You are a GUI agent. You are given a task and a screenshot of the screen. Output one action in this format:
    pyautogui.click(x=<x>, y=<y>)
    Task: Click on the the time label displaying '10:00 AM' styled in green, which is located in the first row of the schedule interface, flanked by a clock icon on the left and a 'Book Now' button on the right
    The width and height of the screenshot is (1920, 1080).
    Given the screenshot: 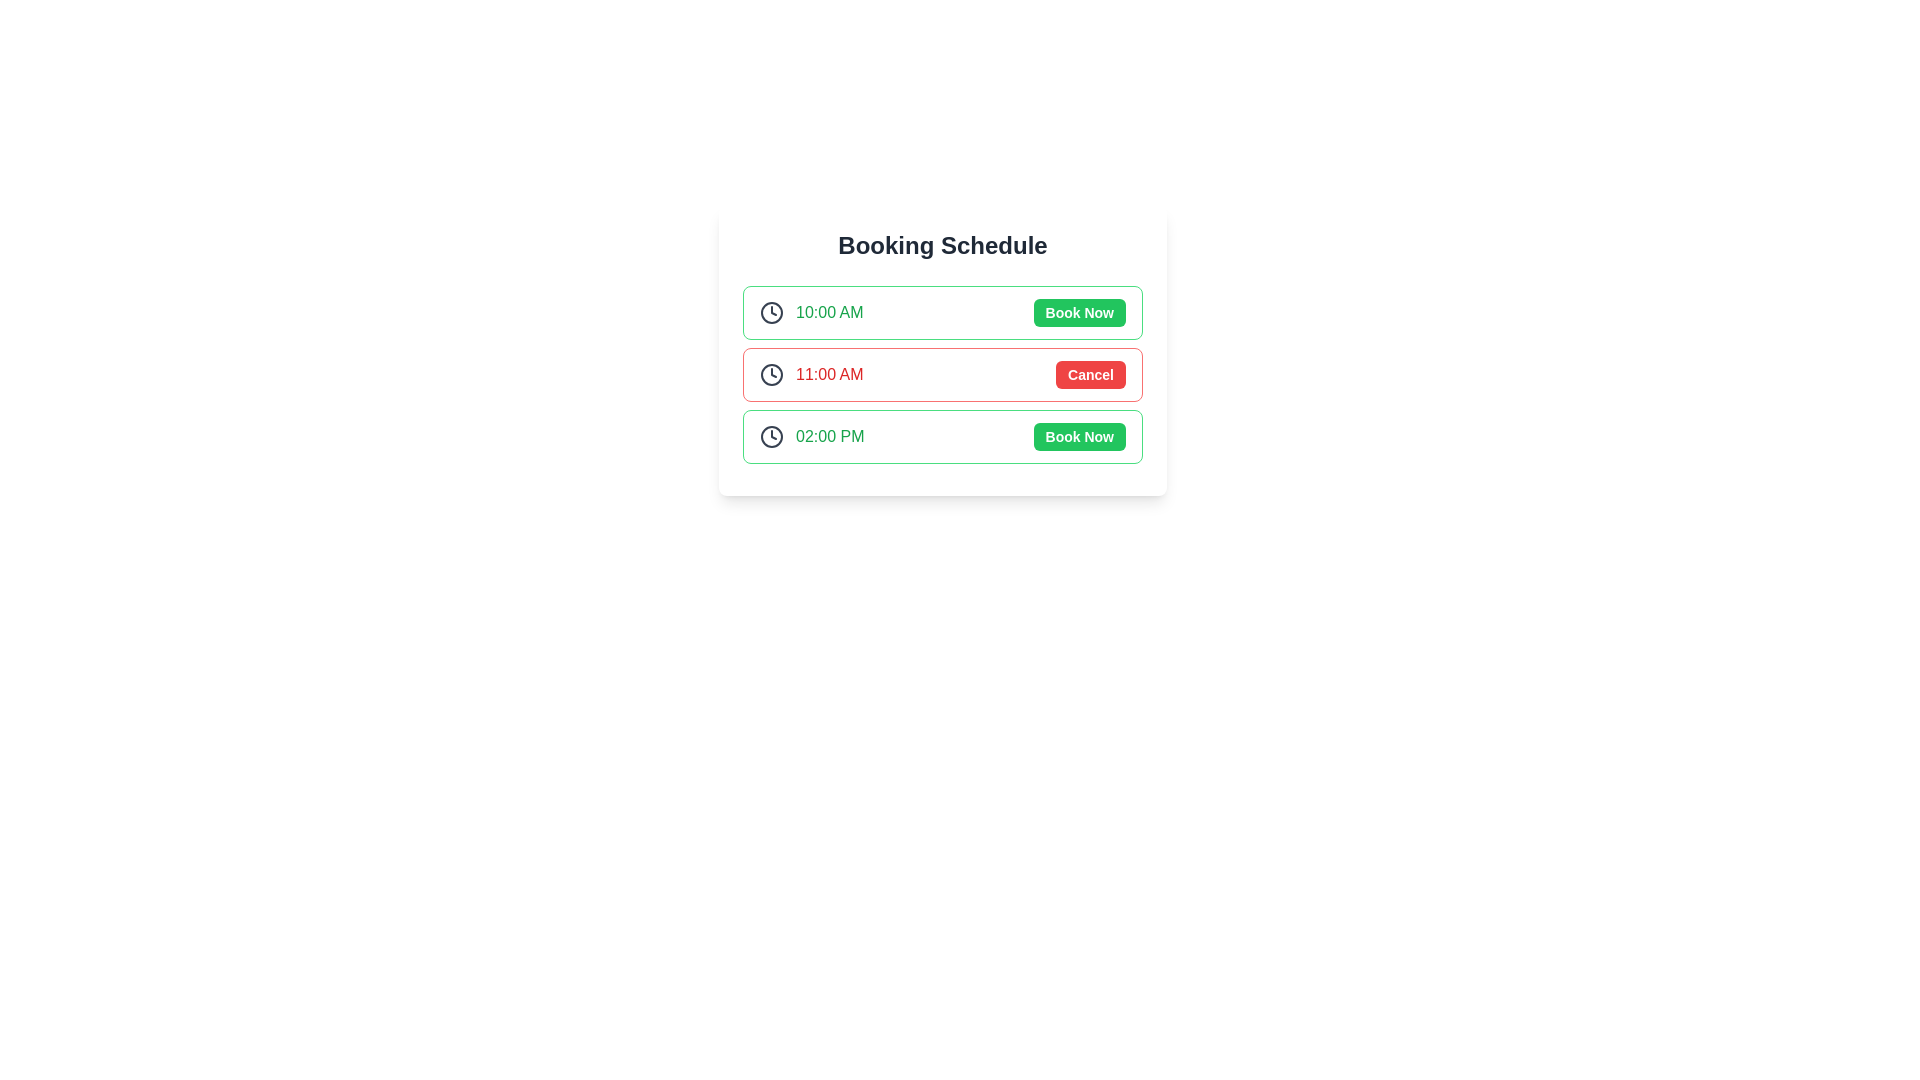 What is the action you would take?
    pyautogui.click(x=829, y=312)
    